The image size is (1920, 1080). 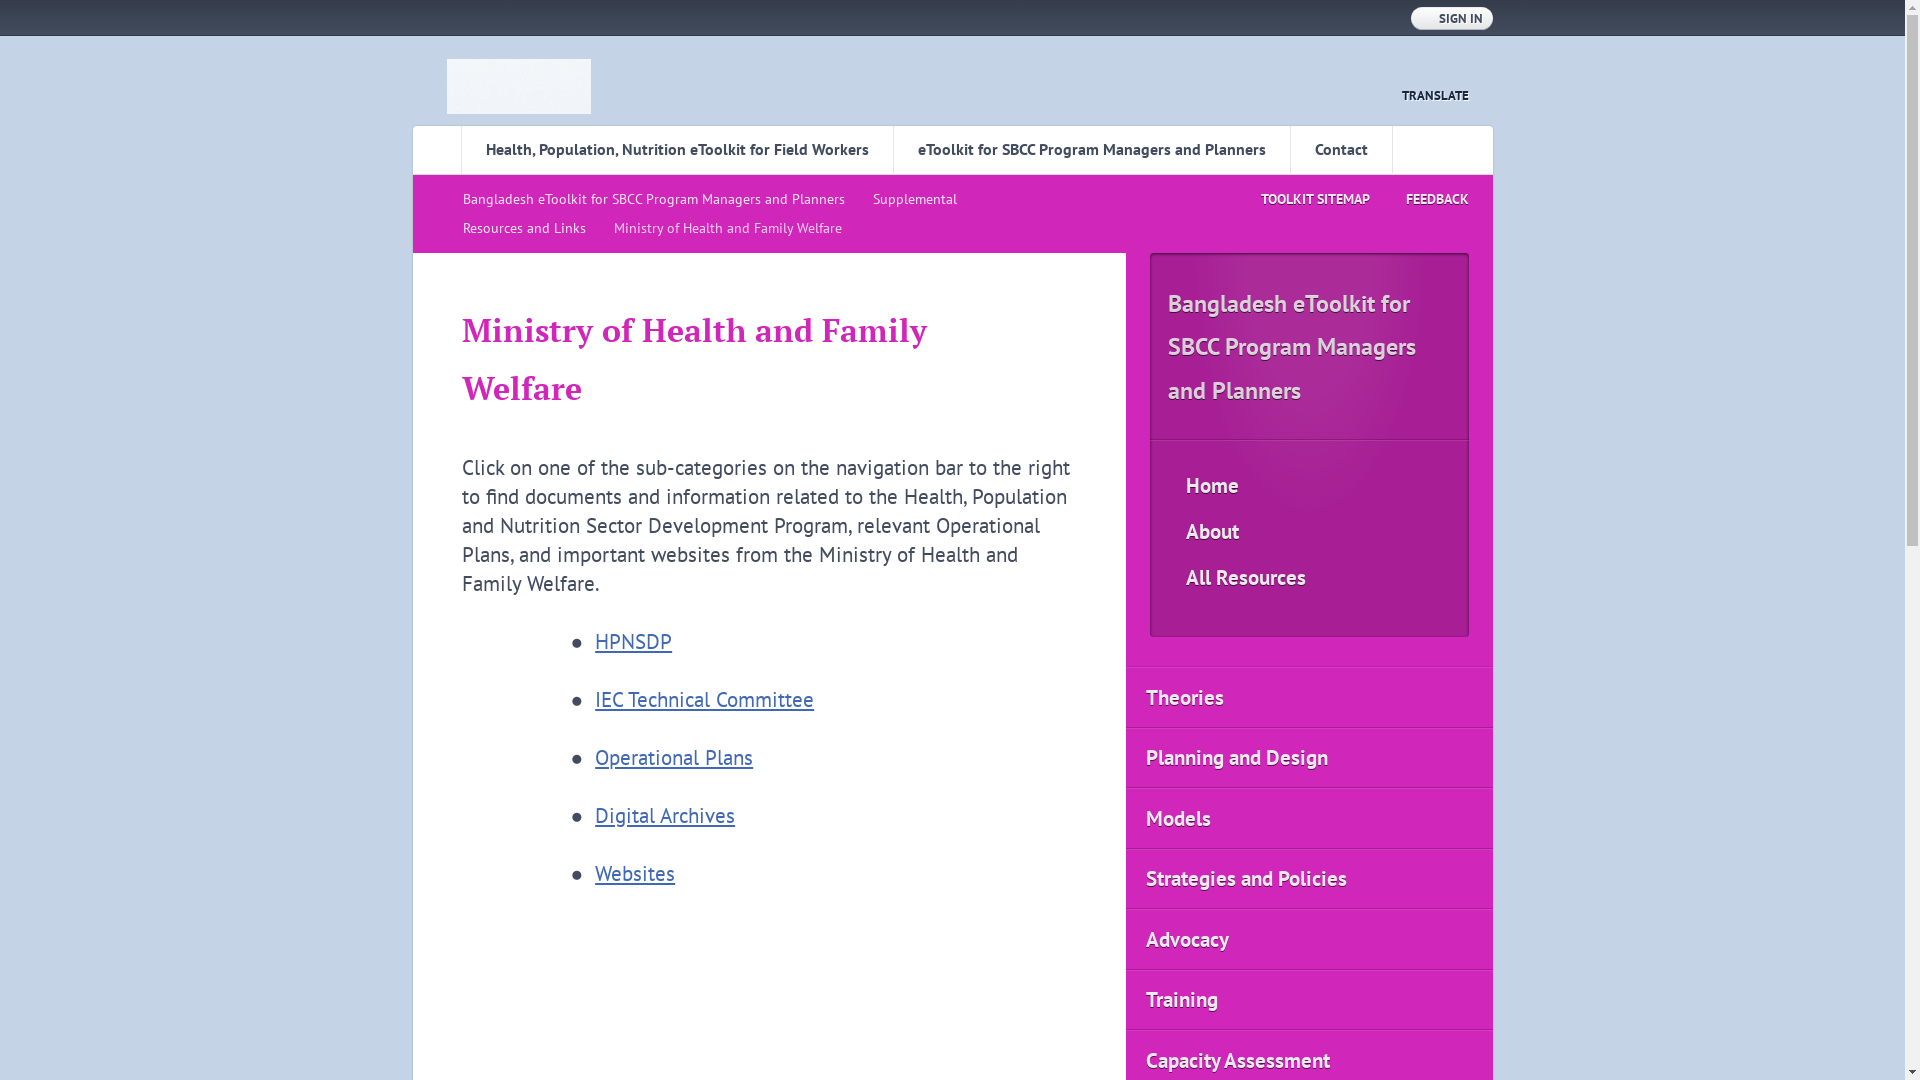 What do you see at coordinates (704, 698) in the screenshot?
I see `'IEC Technical Committee'` at bounding box center [704, 698].